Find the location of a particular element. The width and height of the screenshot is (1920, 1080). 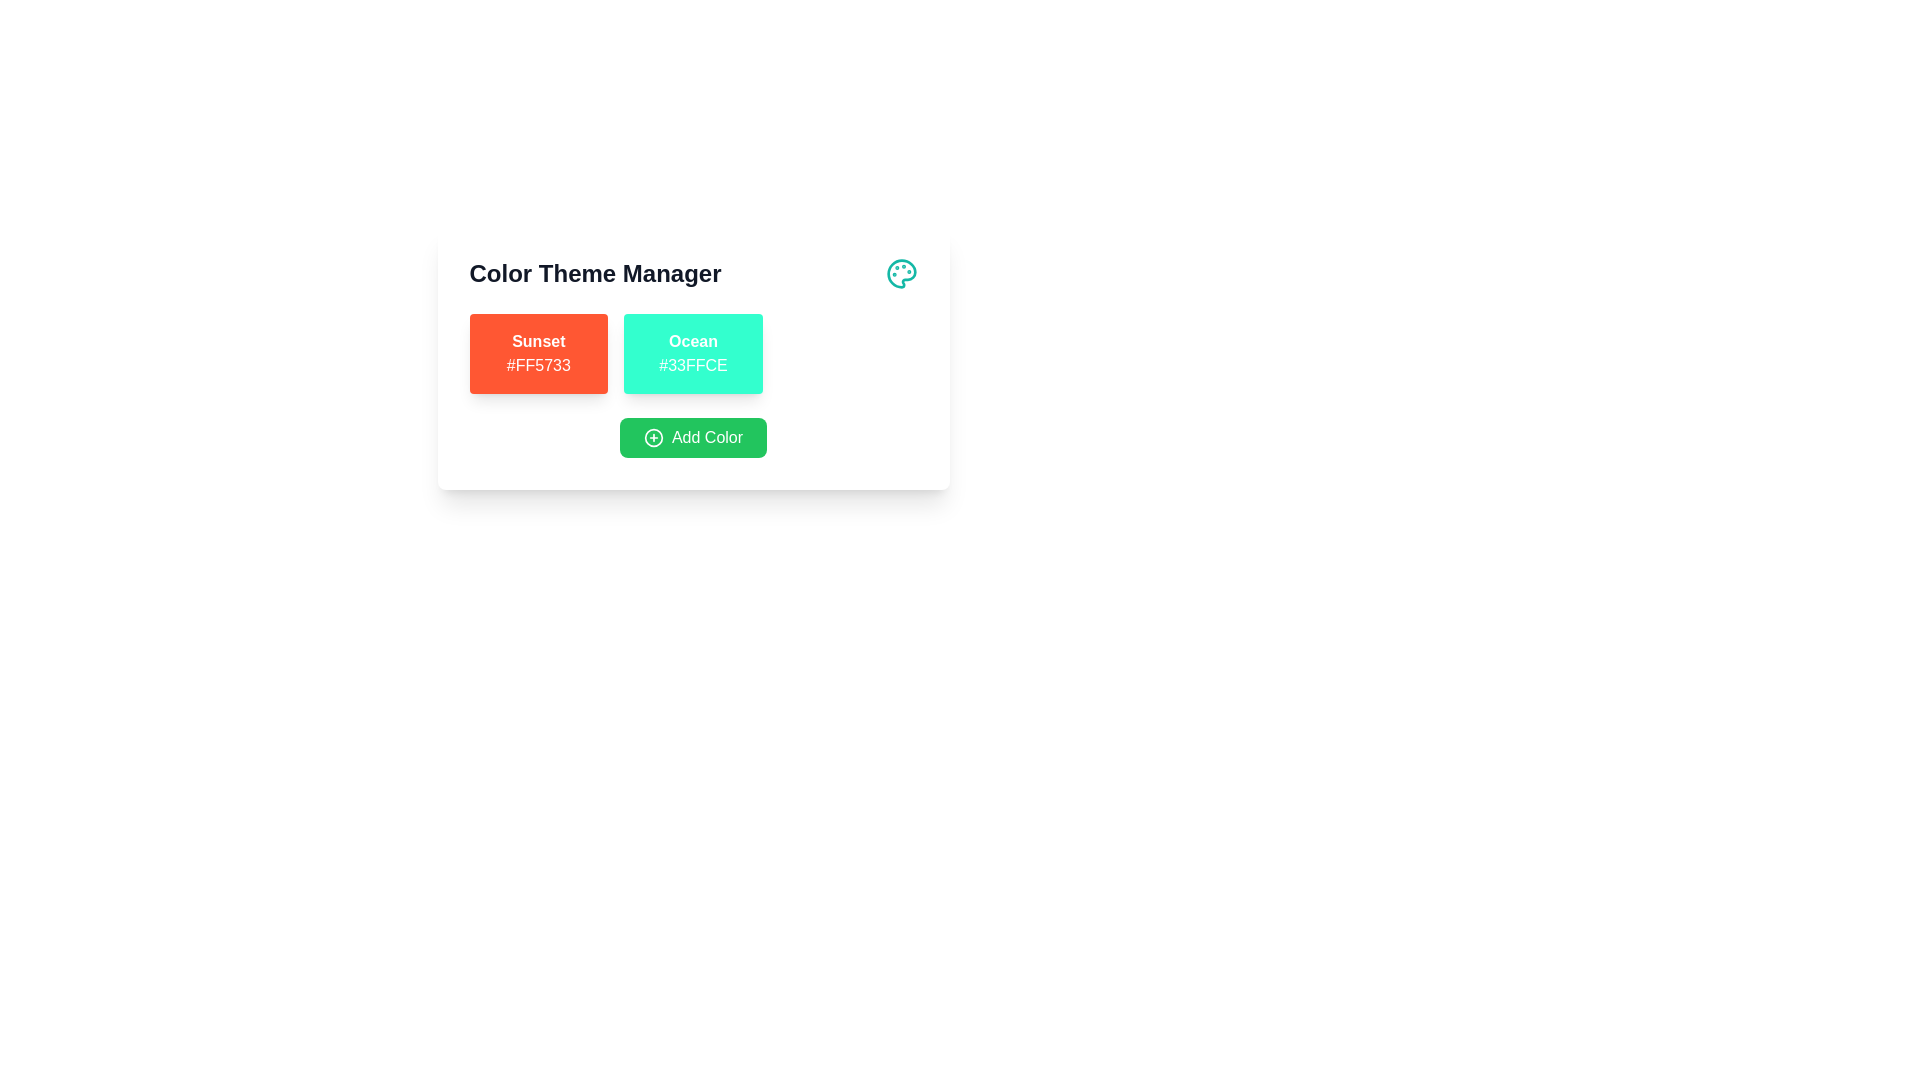

the 'Color Theme Manager' header text and accompanying palette icon, which features bold black text and a colorful icon, located at the top of the section is located at coordinates (693, 273).